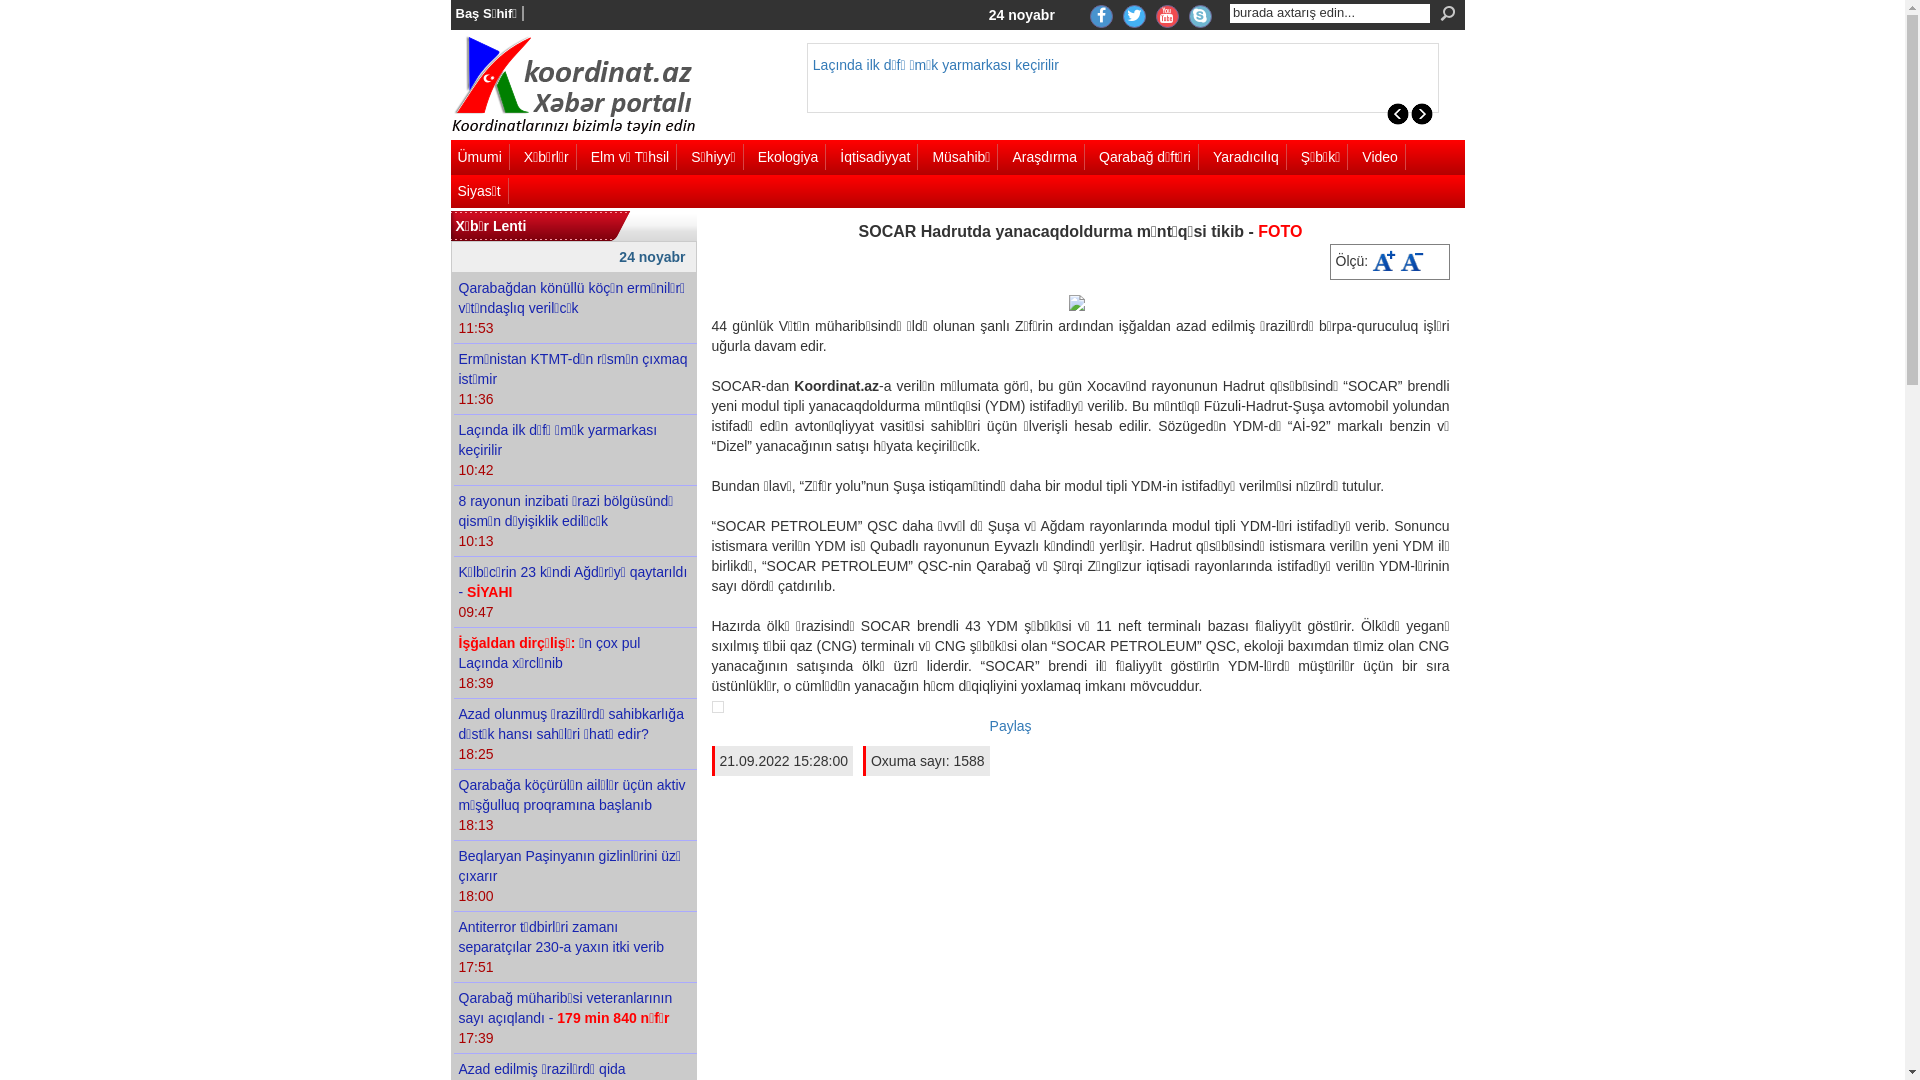  What do you see at coordinates (791, 156) in the screenshot?
I see `'Ekologiya'` at bounding box center [791, 156].